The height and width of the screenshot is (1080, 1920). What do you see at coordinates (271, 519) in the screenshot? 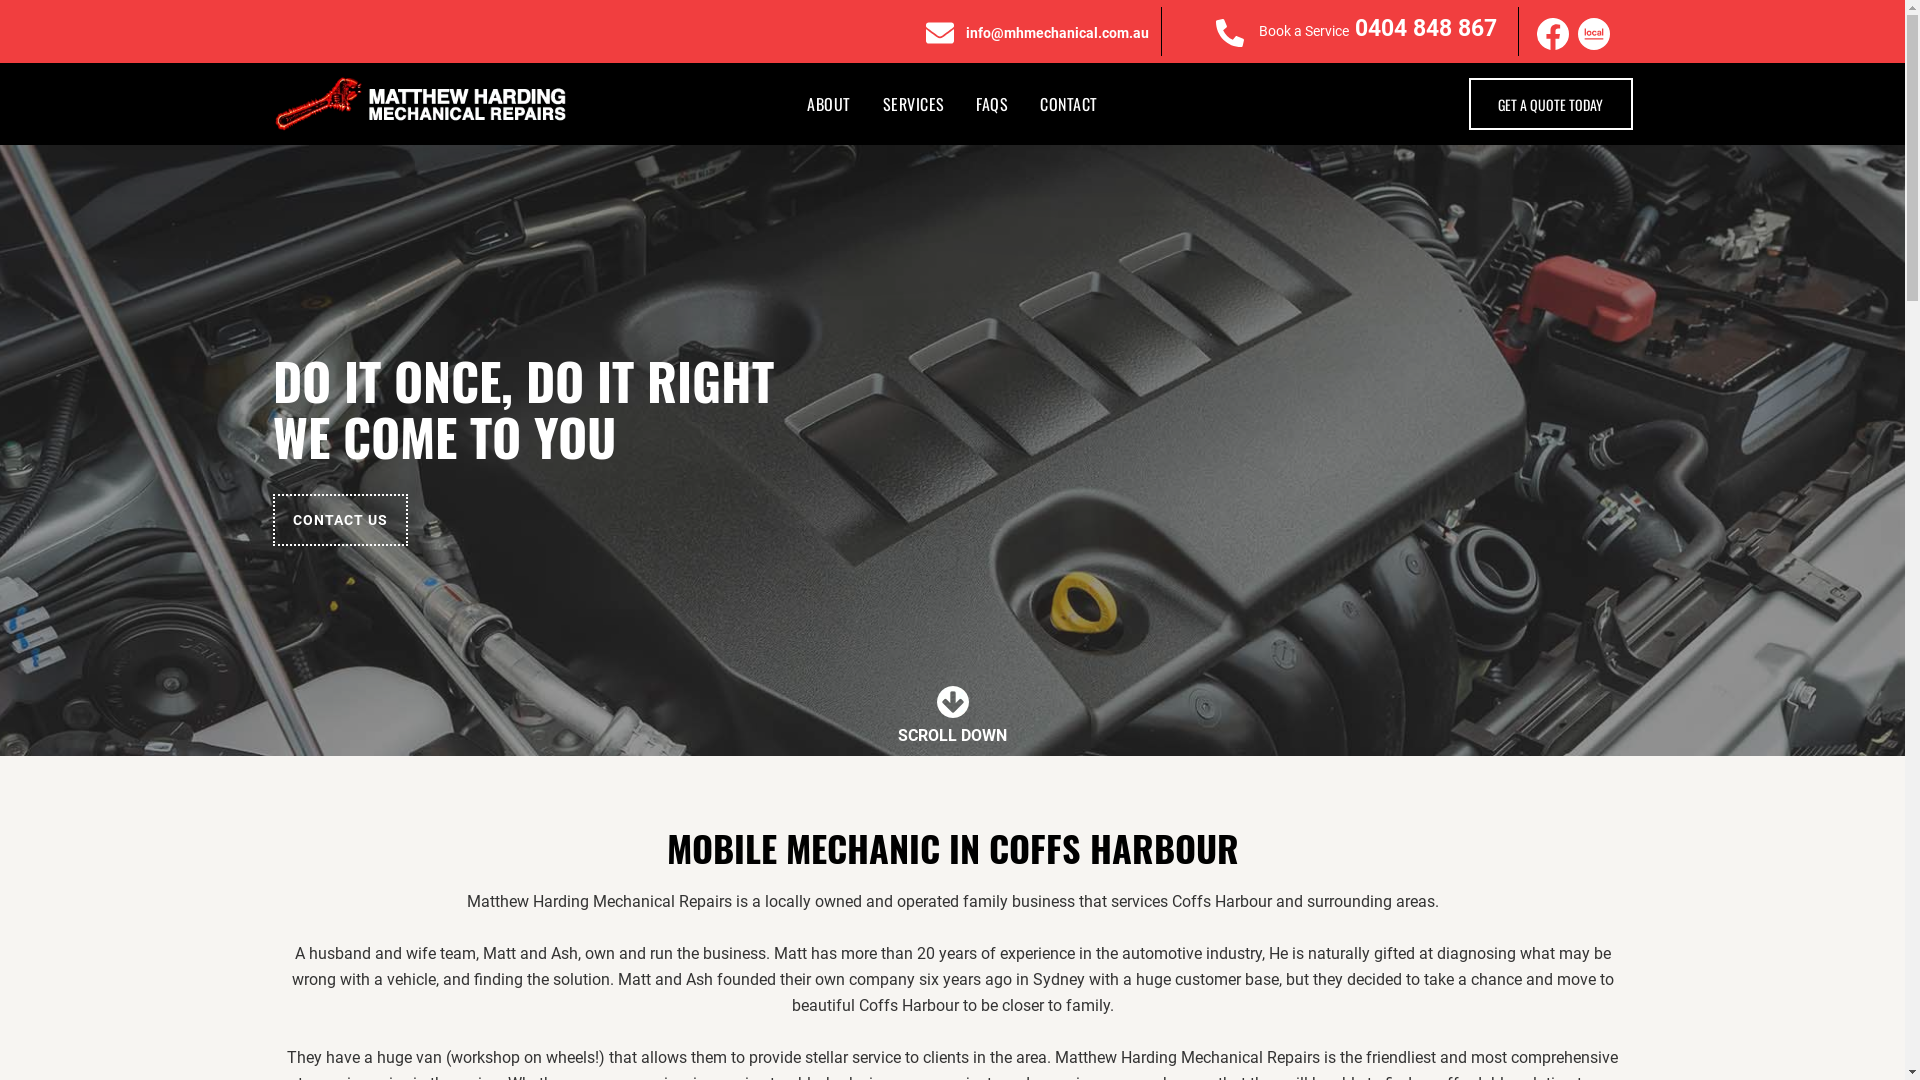
I see `'CONTACT US'` at bounding box center [271, 519].